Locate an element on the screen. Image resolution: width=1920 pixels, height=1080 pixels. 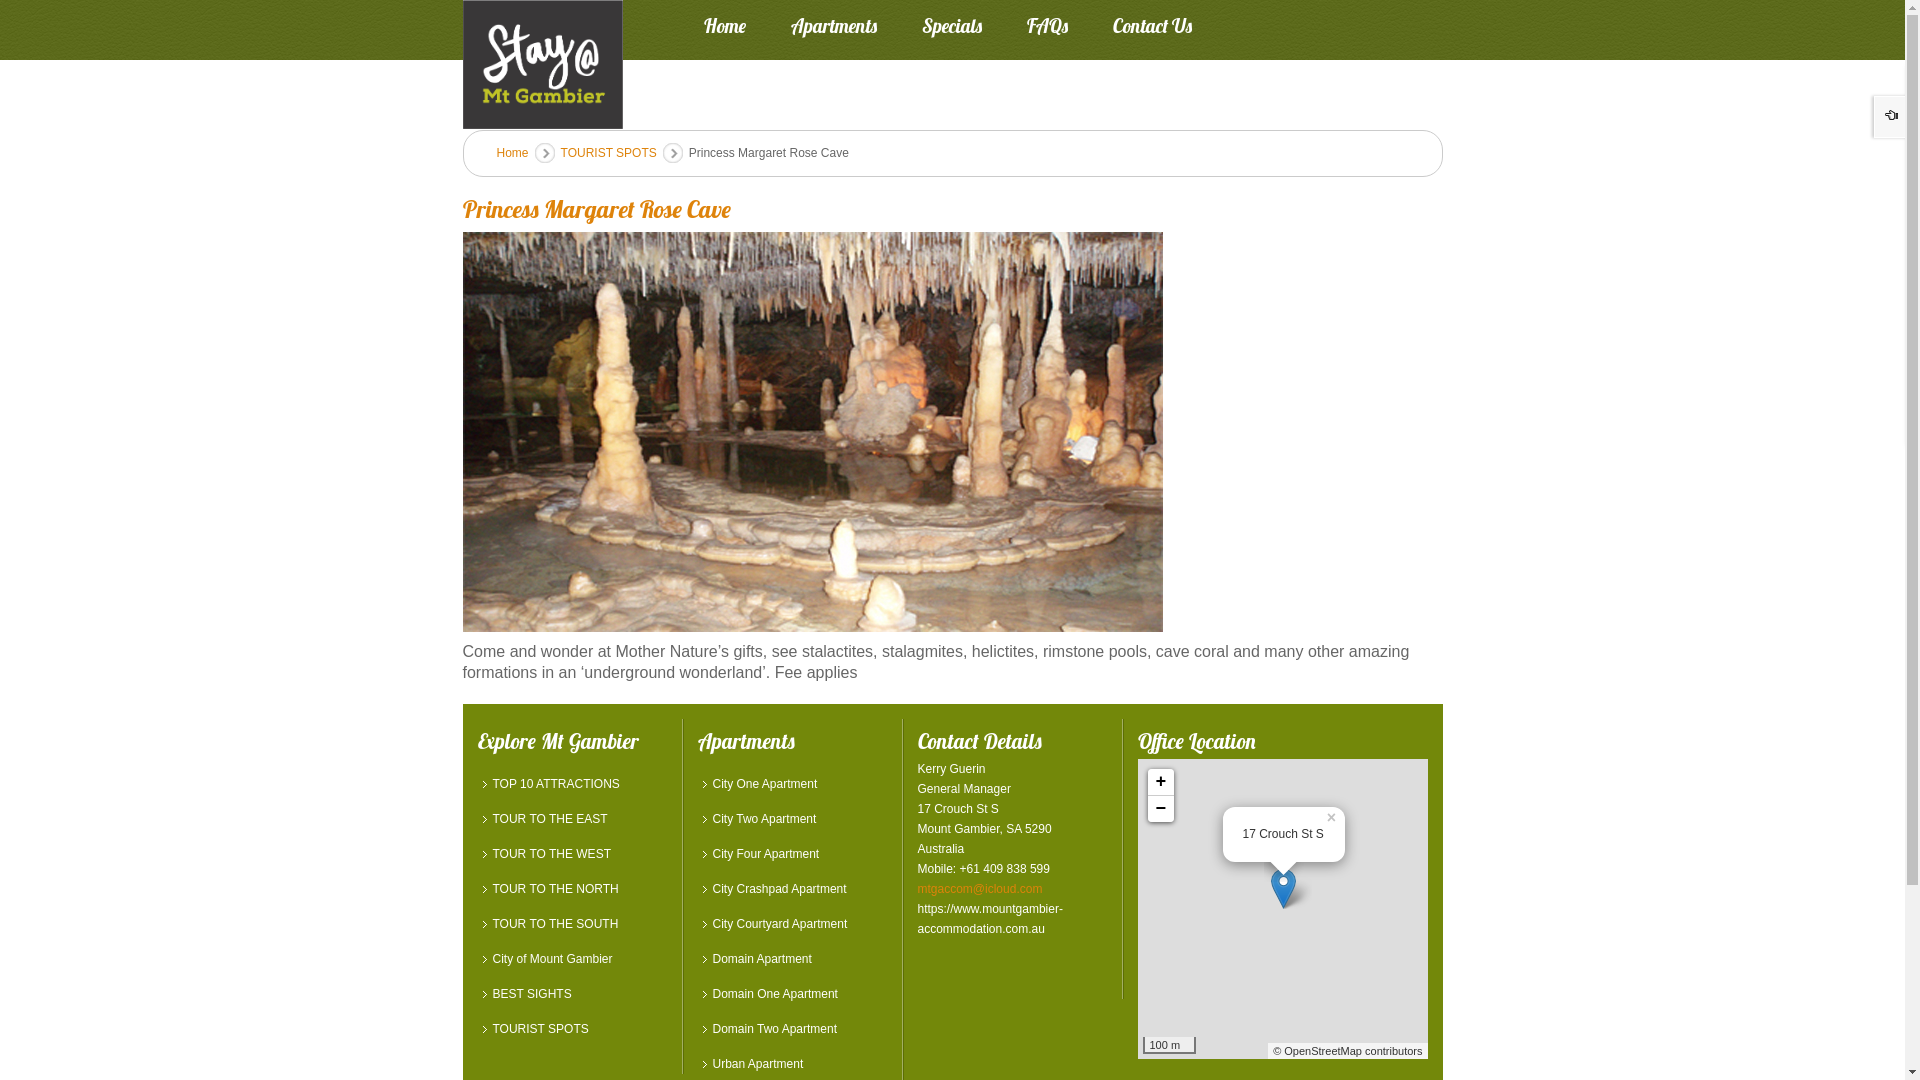
'BEST SIGHTS' is located at coordinates (571, 994).